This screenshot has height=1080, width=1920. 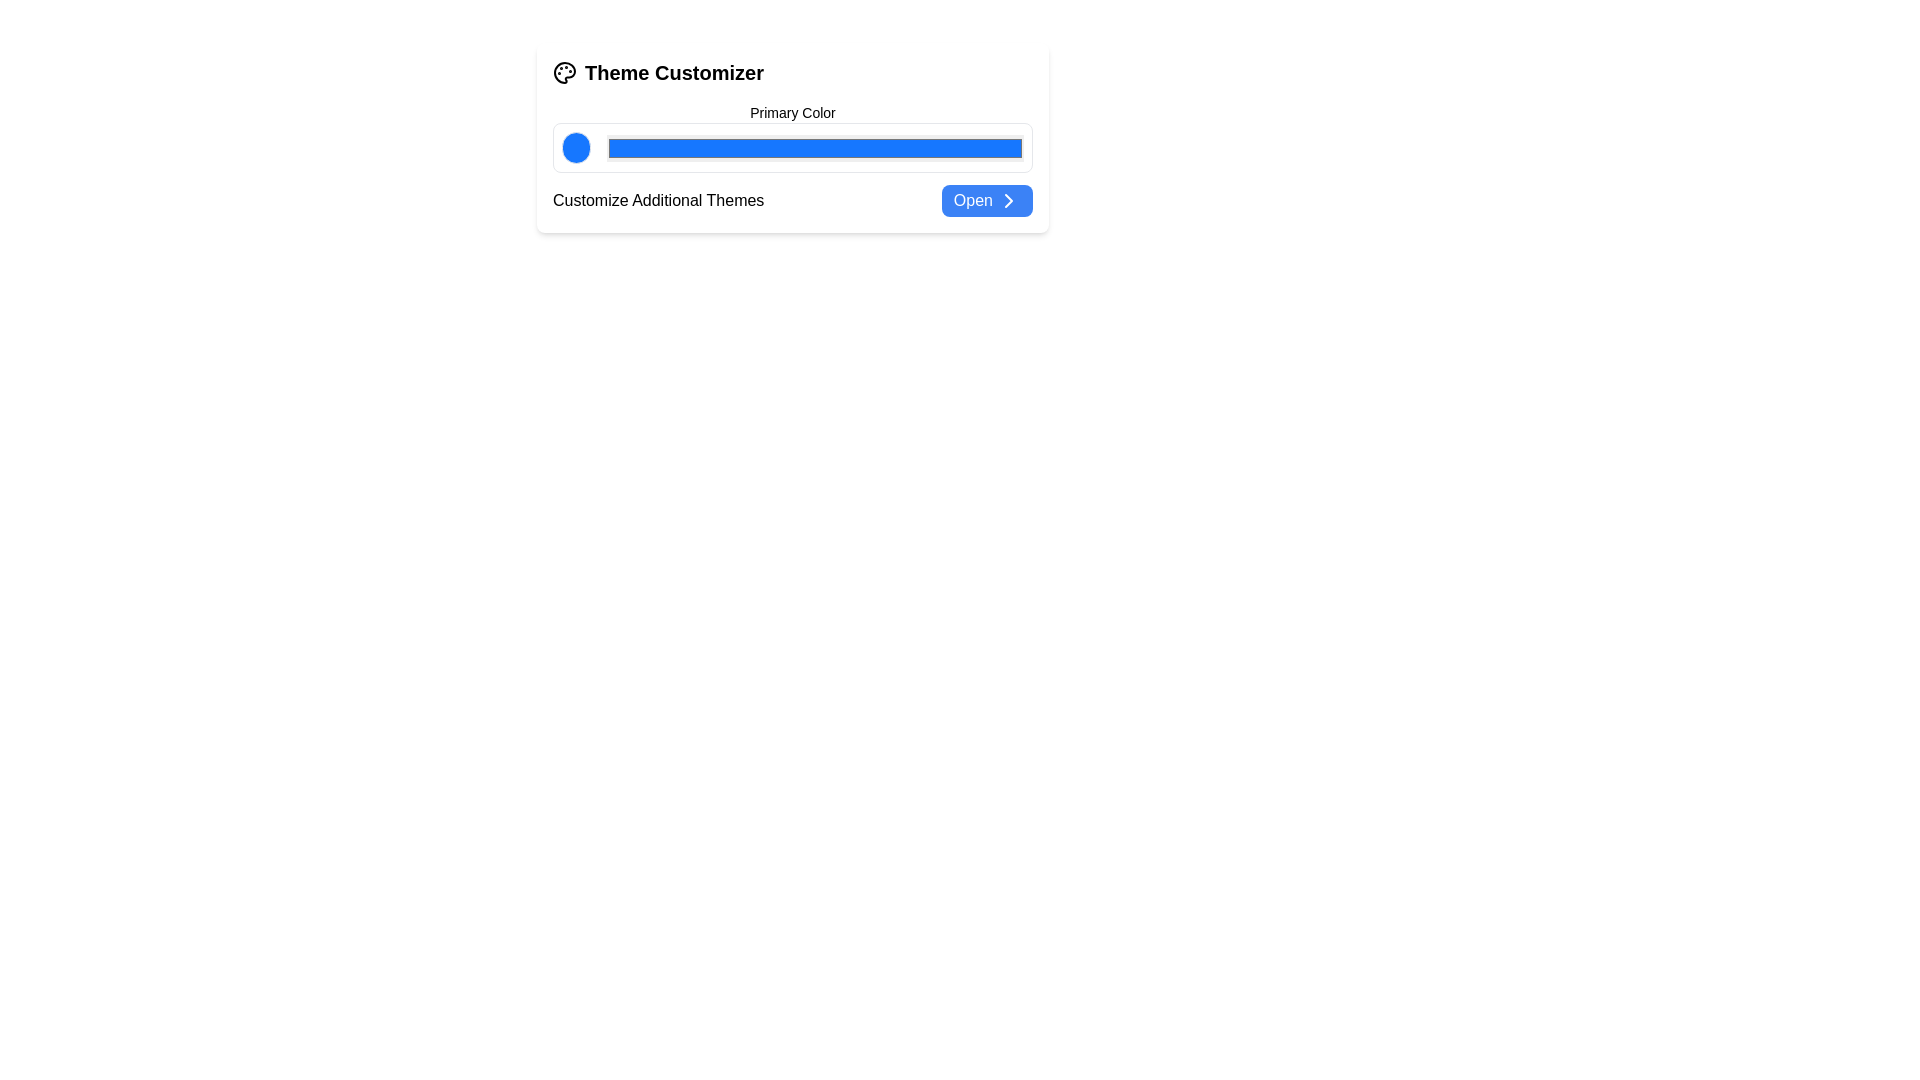 What do you see at coordinates (564, 72) in the screenshot?
I see `the Theme Customizer icon, which is an SVG graphic located near the top-left corner of the Theme Customizer interface, adjacent to the heading 'Theme Customizer'` at bounding box center [564, 72].